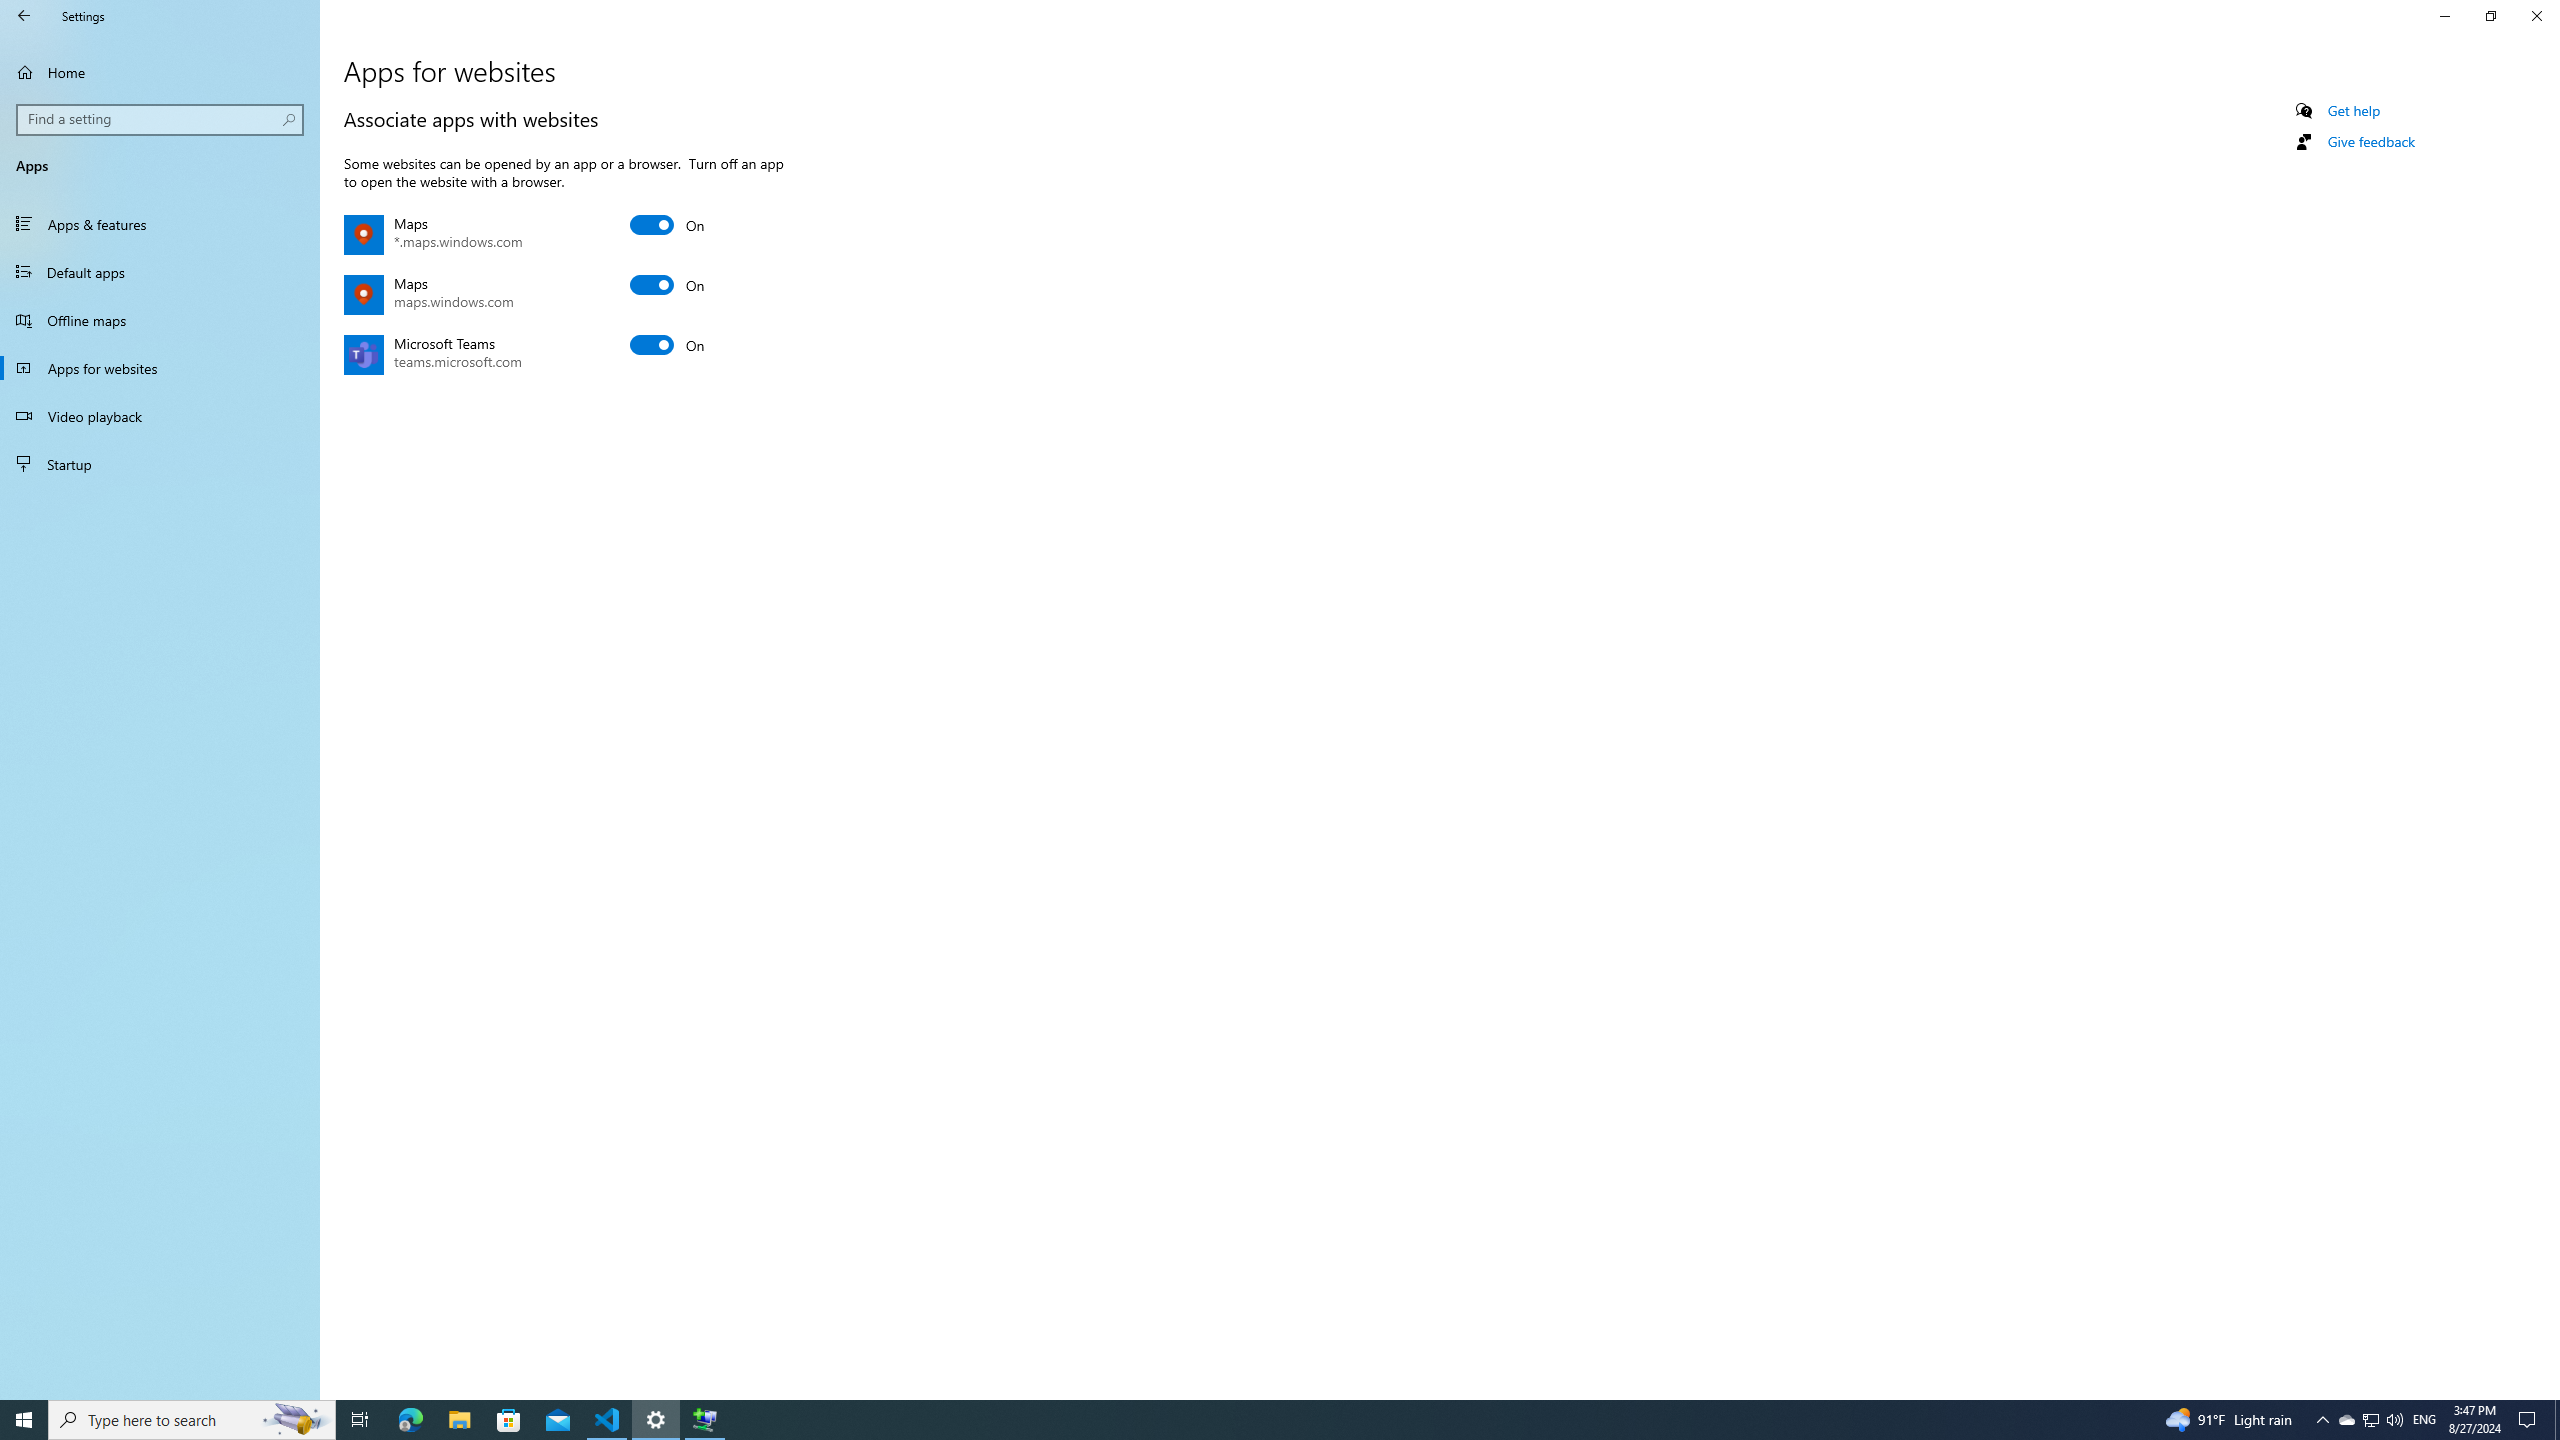 This screenshot has height=1440, width=2560. Describe the element at coordinates (2352, 110) in the screenshot. I see `'Get help'` at that location.